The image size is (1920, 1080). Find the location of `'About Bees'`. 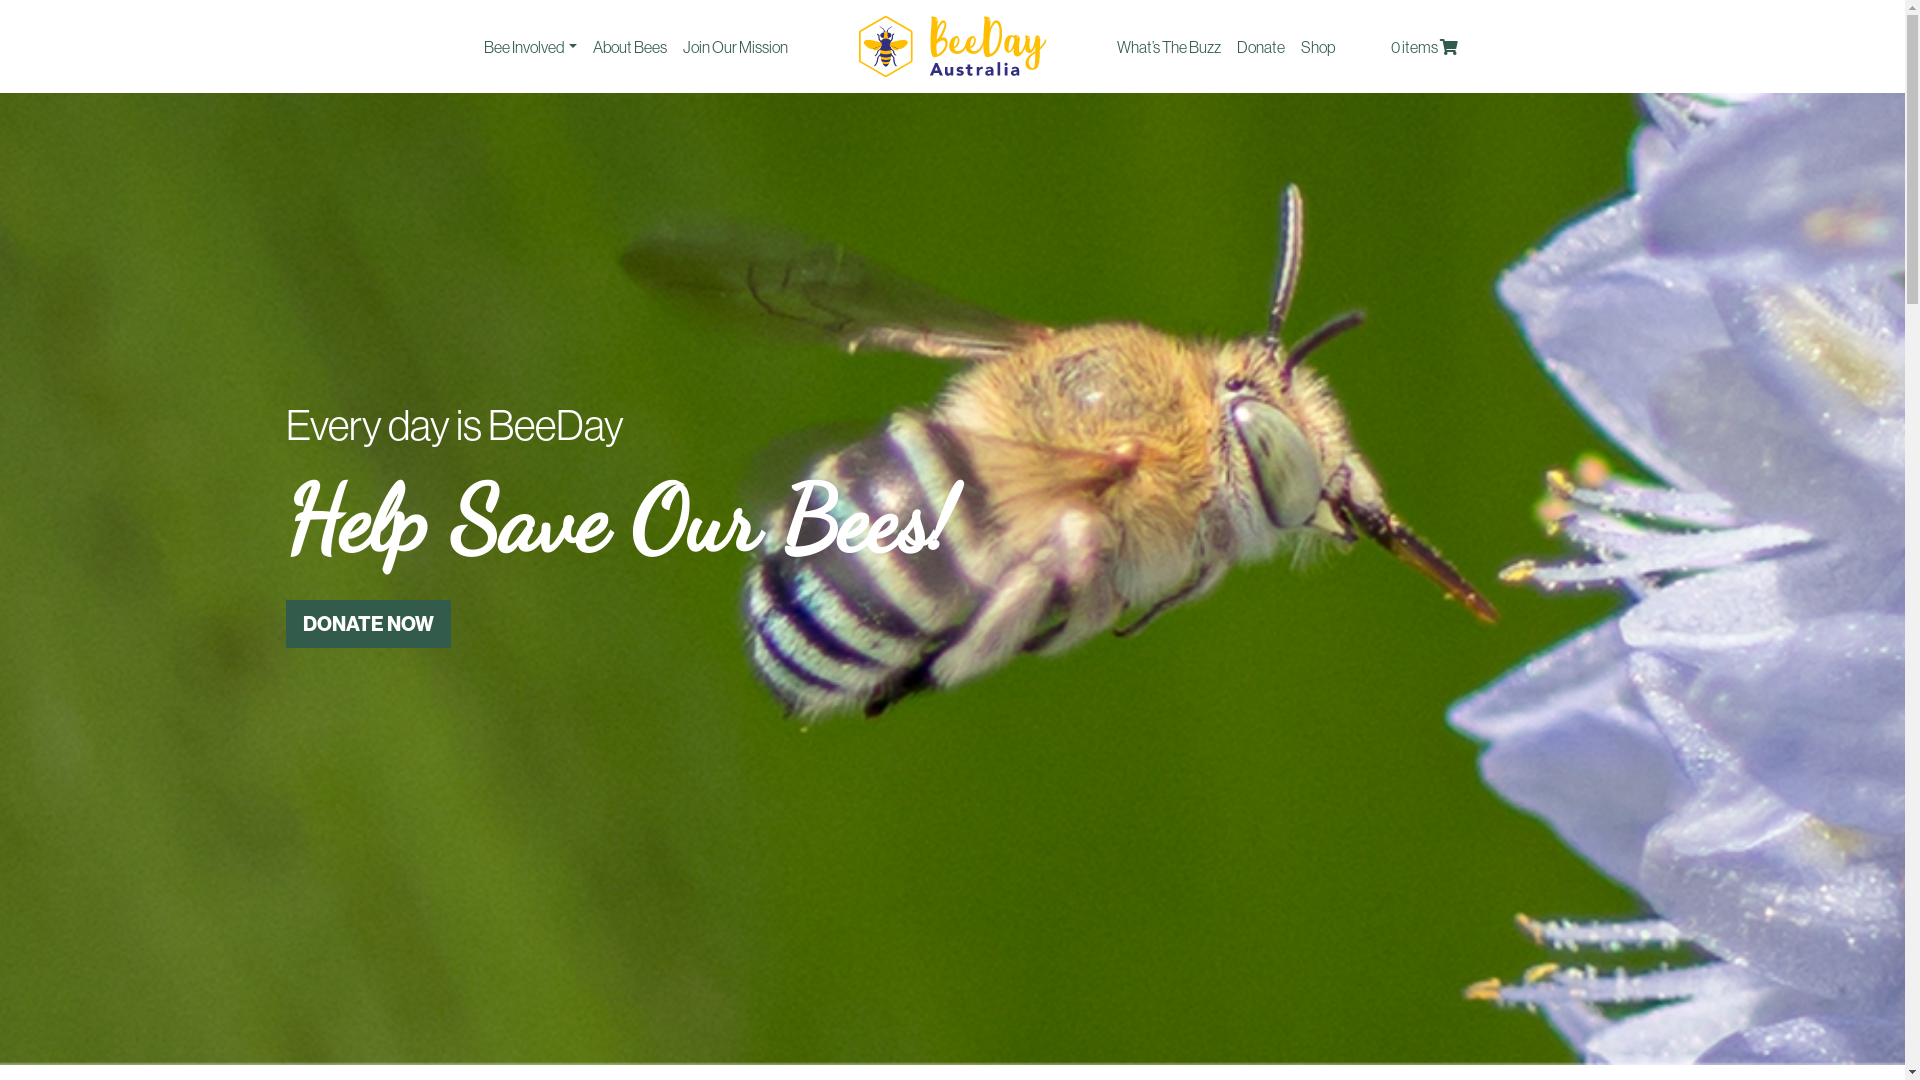

'About Bees' is located at coordinates (628, 45).